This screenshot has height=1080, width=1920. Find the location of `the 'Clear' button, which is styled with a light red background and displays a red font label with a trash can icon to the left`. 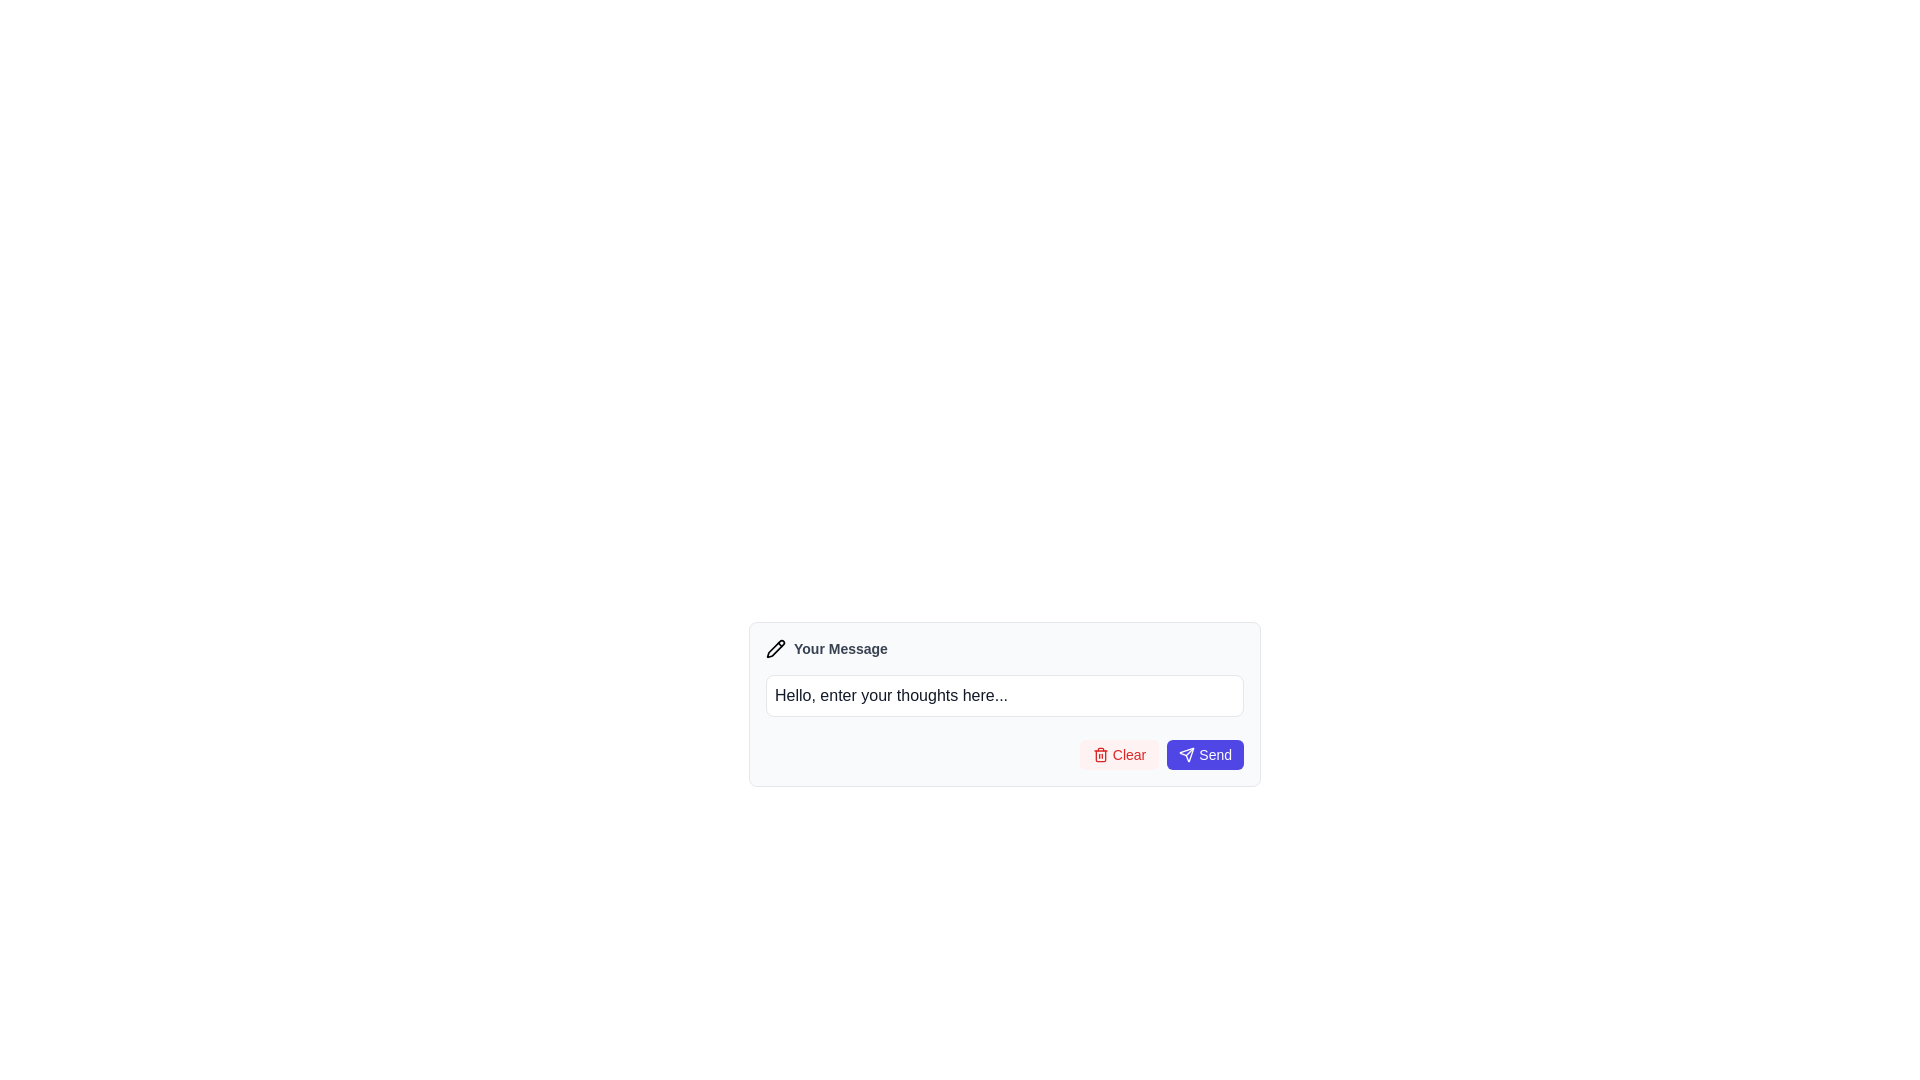

the 'Clear' button, which is styled with a light red background and displays a red font label with a trash can icon to the left is located at coordinates (1118, 755).